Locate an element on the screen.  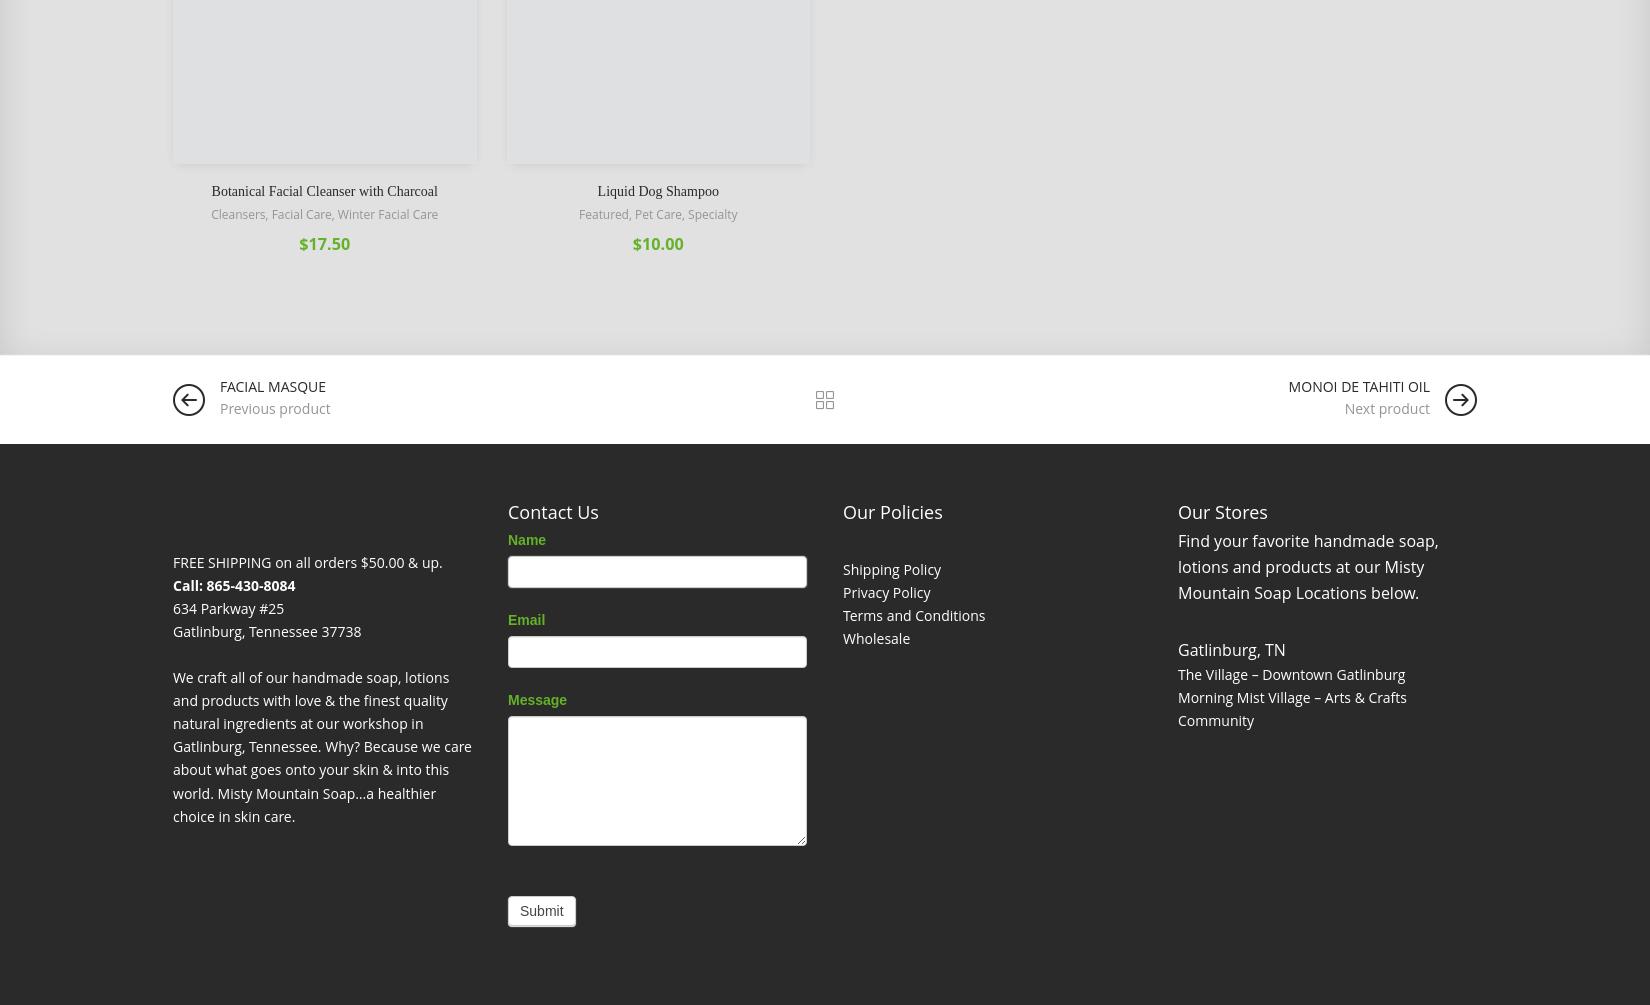
'Email' is located at coordinates (507, 617).